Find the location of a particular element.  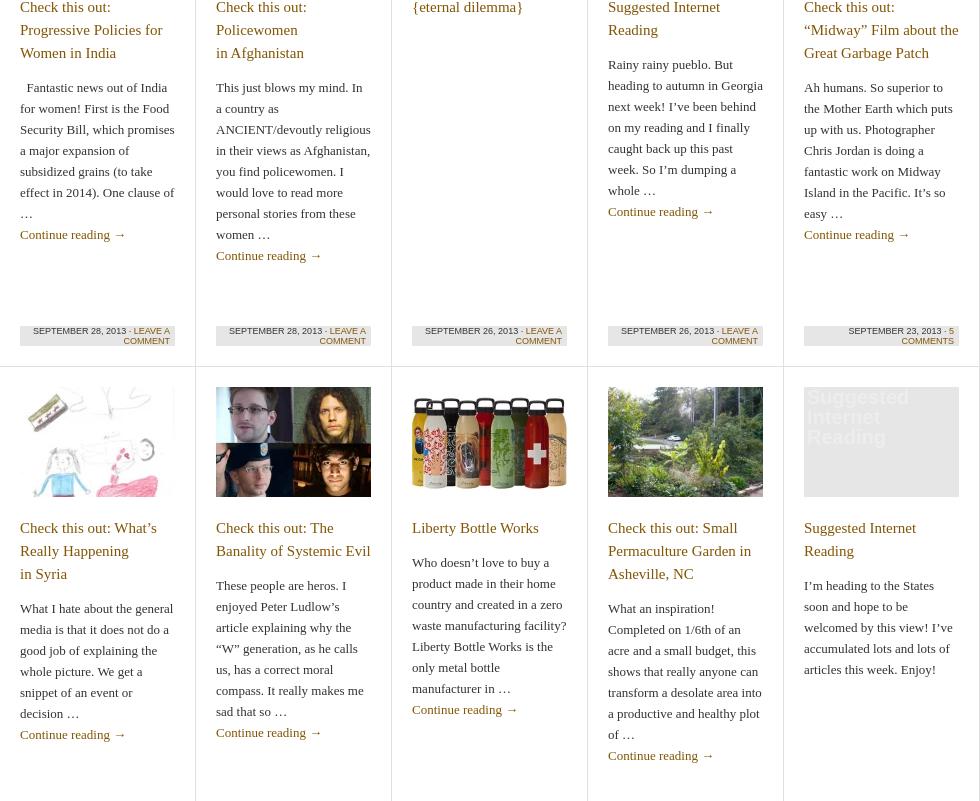

'This just blows my mind. In a country as ANCIENT/devoutly religious in their views as Afghanistan, you find policewomen. I would love to read more personal stories from these women …' is located at coordinates (293, 161).